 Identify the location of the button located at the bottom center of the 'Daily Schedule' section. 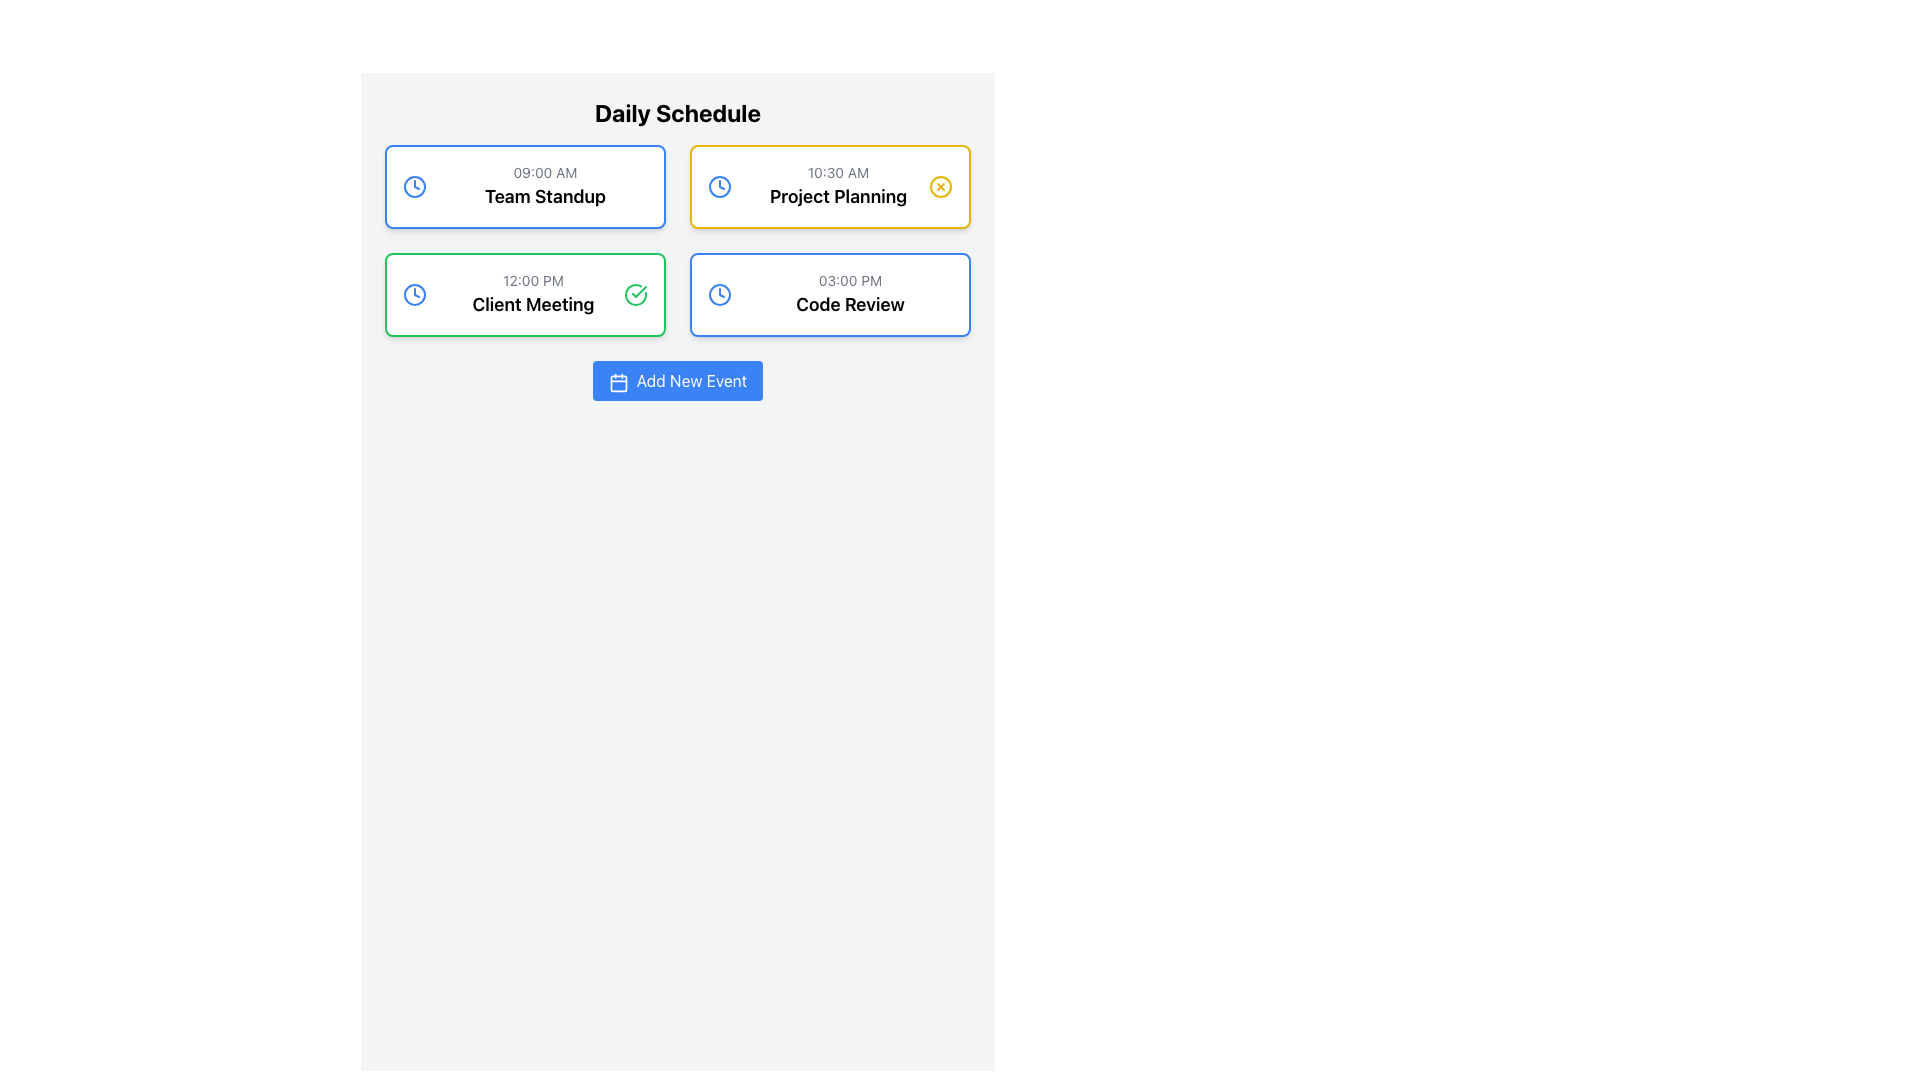
(677, 381).